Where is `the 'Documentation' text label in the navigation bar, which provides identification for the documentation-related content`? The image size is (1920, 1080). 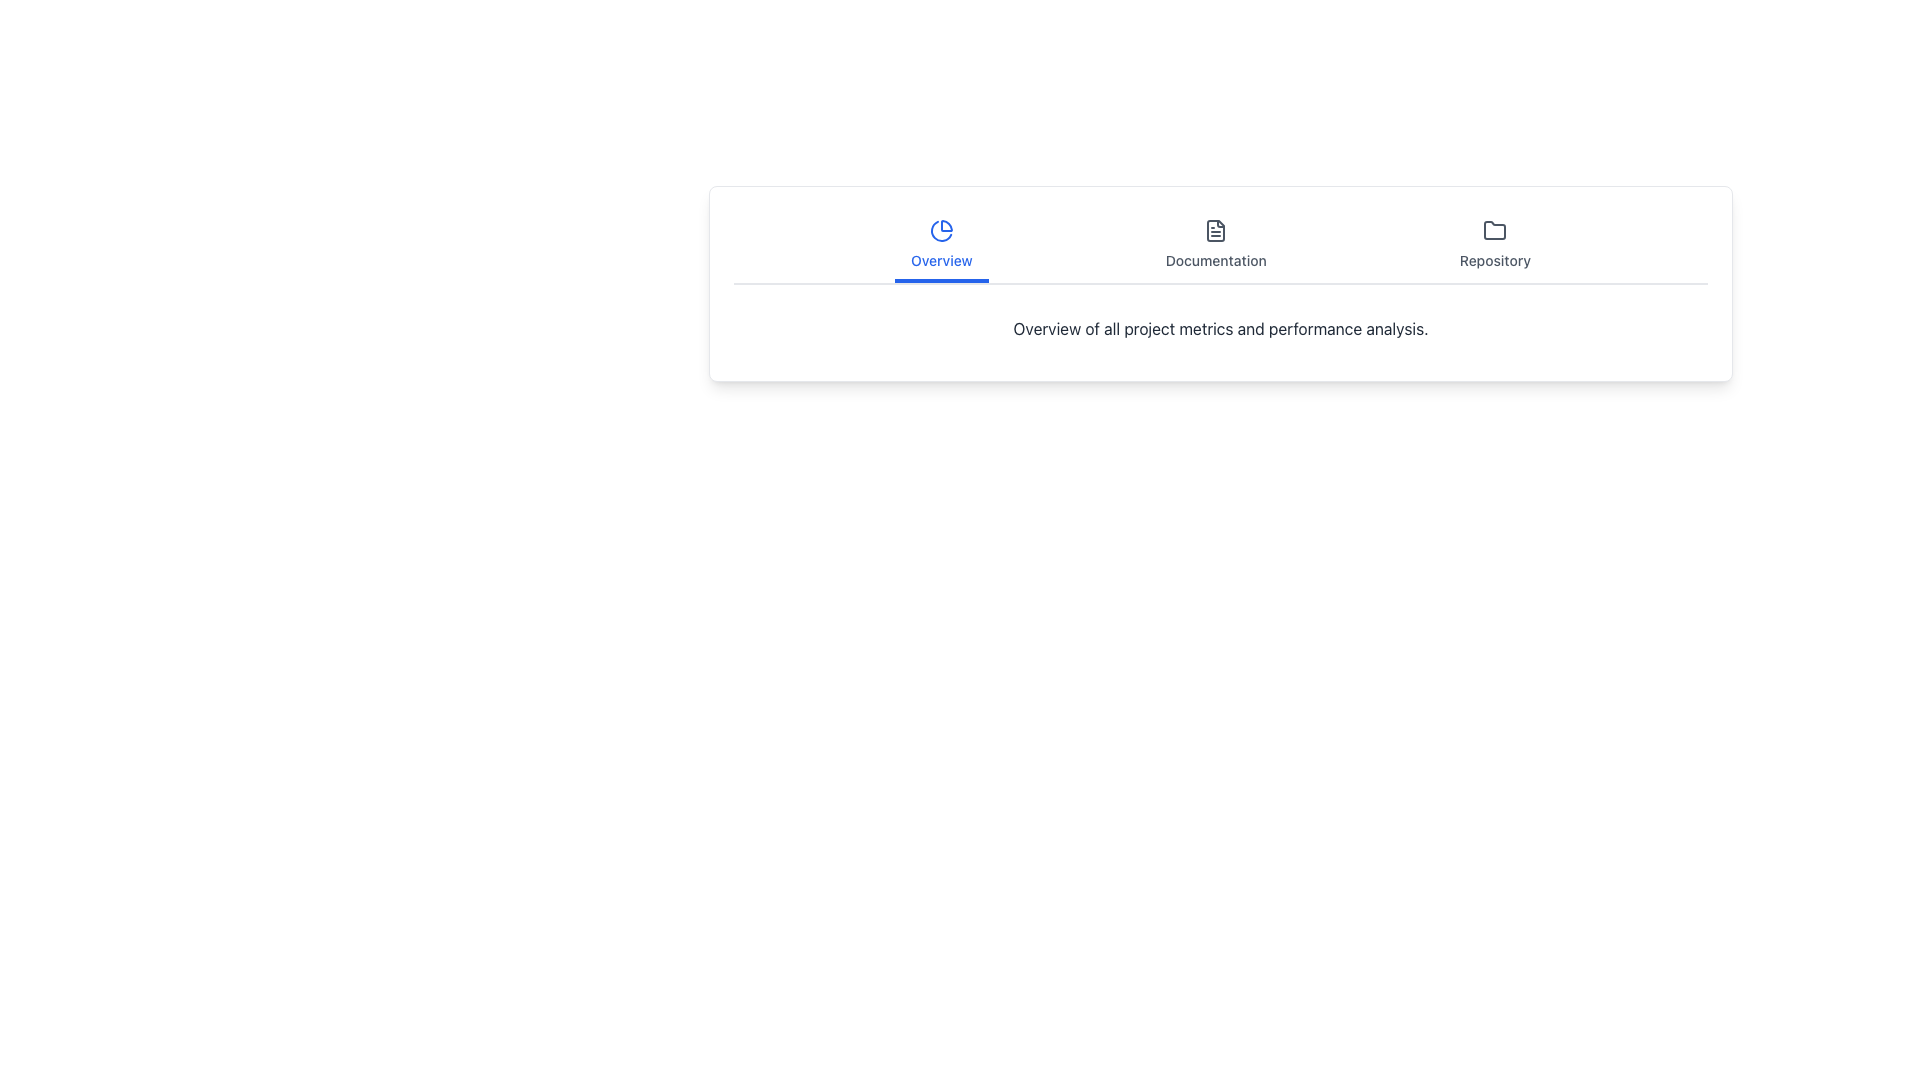 the 'Documentation' text label in the navigation bar, which provides identification for the documentation-related content is located at coordinates (1215, 260).